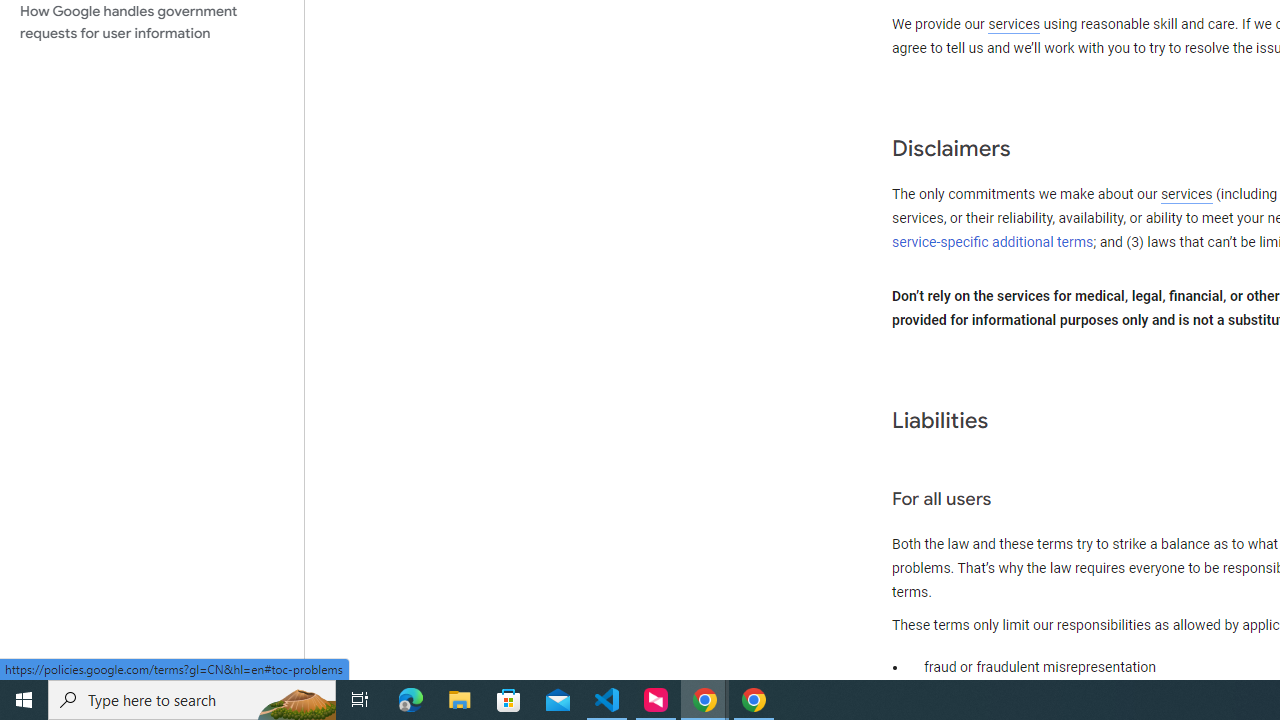  Describe the element at coordinates (993, 241) in the screenshot. I see `'service-specific additional terms'` at that location.